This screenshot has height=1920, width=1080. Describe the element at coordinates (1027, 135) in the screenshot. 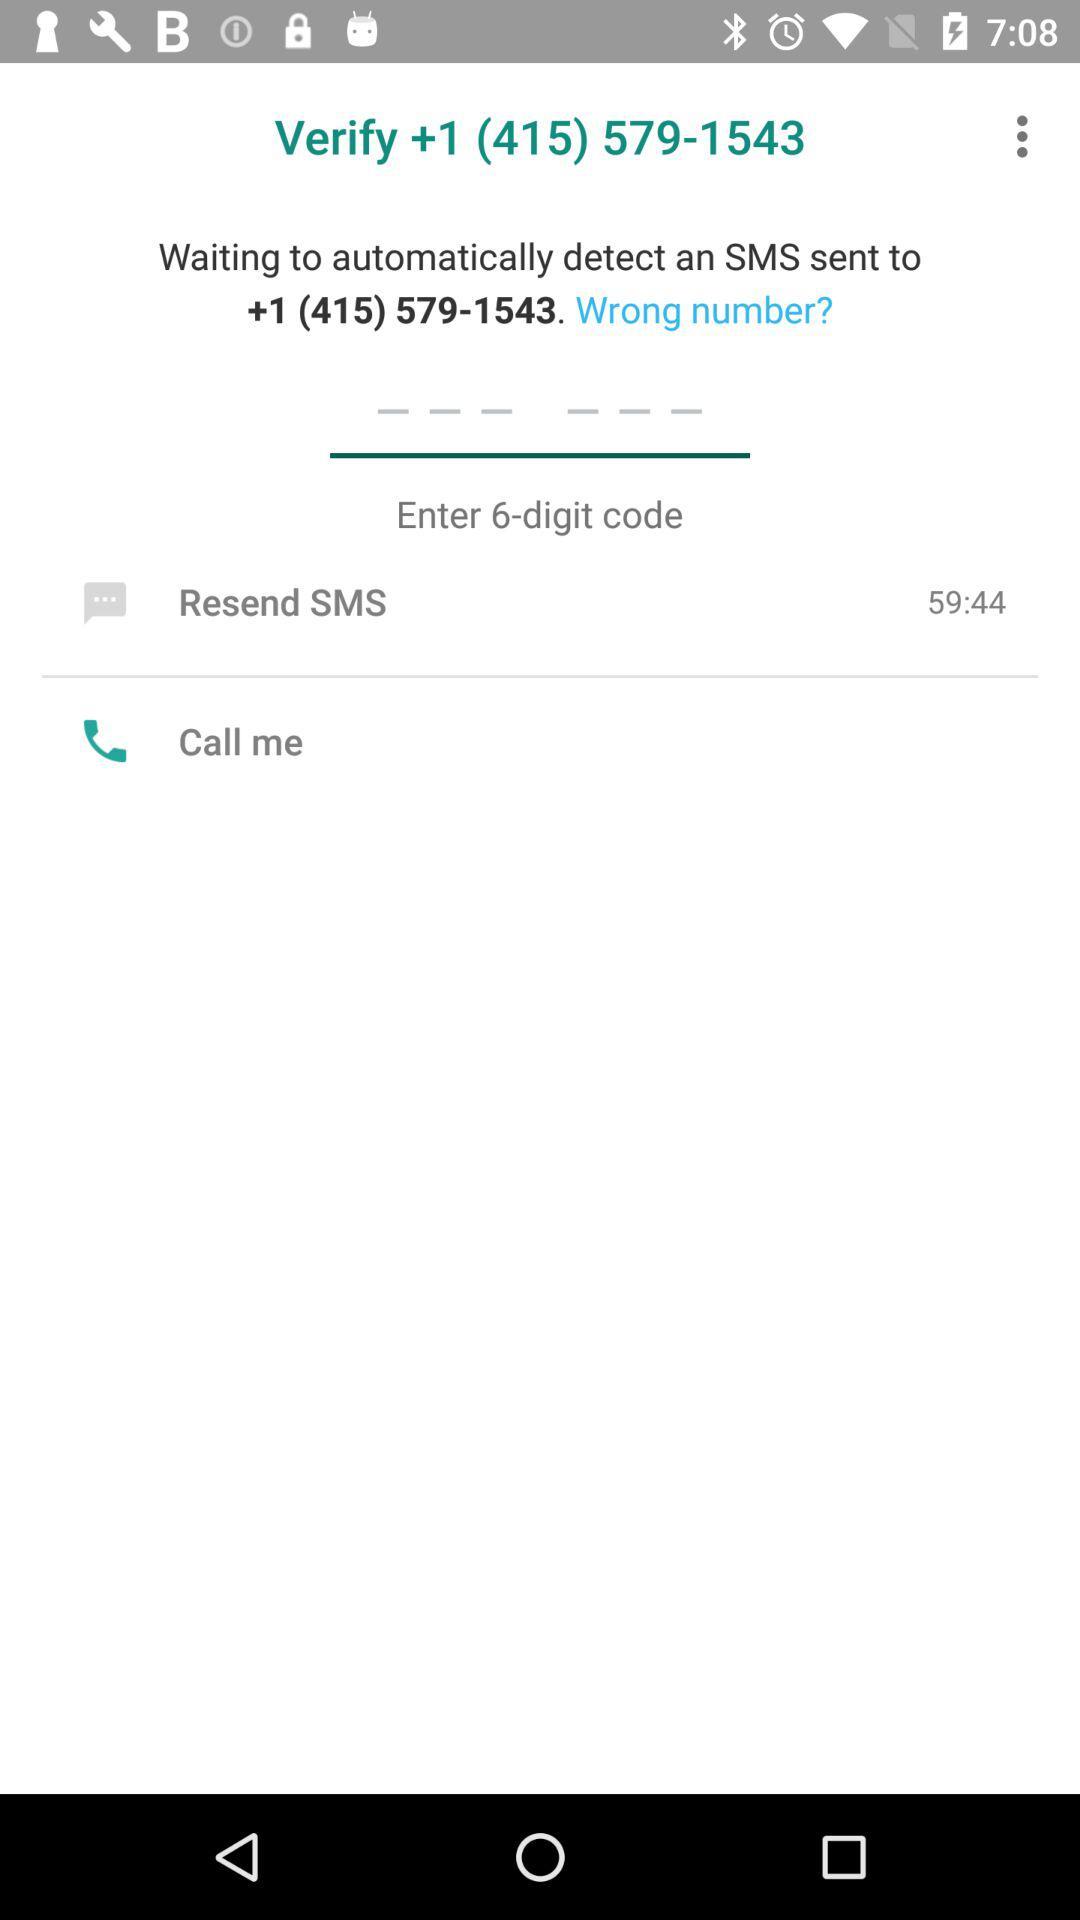

I see `the icon above waiting to automatically icon` at that location.